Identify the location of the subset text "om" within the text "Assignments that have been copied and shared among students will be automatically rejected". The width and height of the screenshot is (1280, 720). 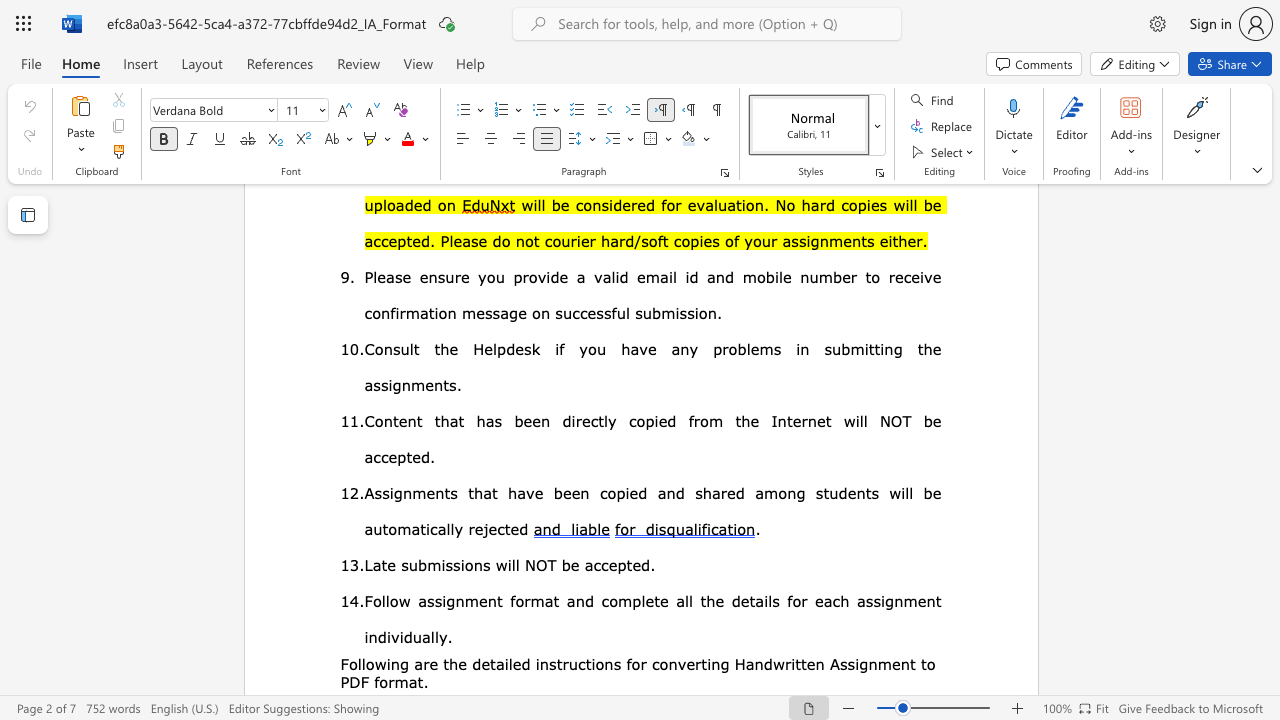
(388, 527).